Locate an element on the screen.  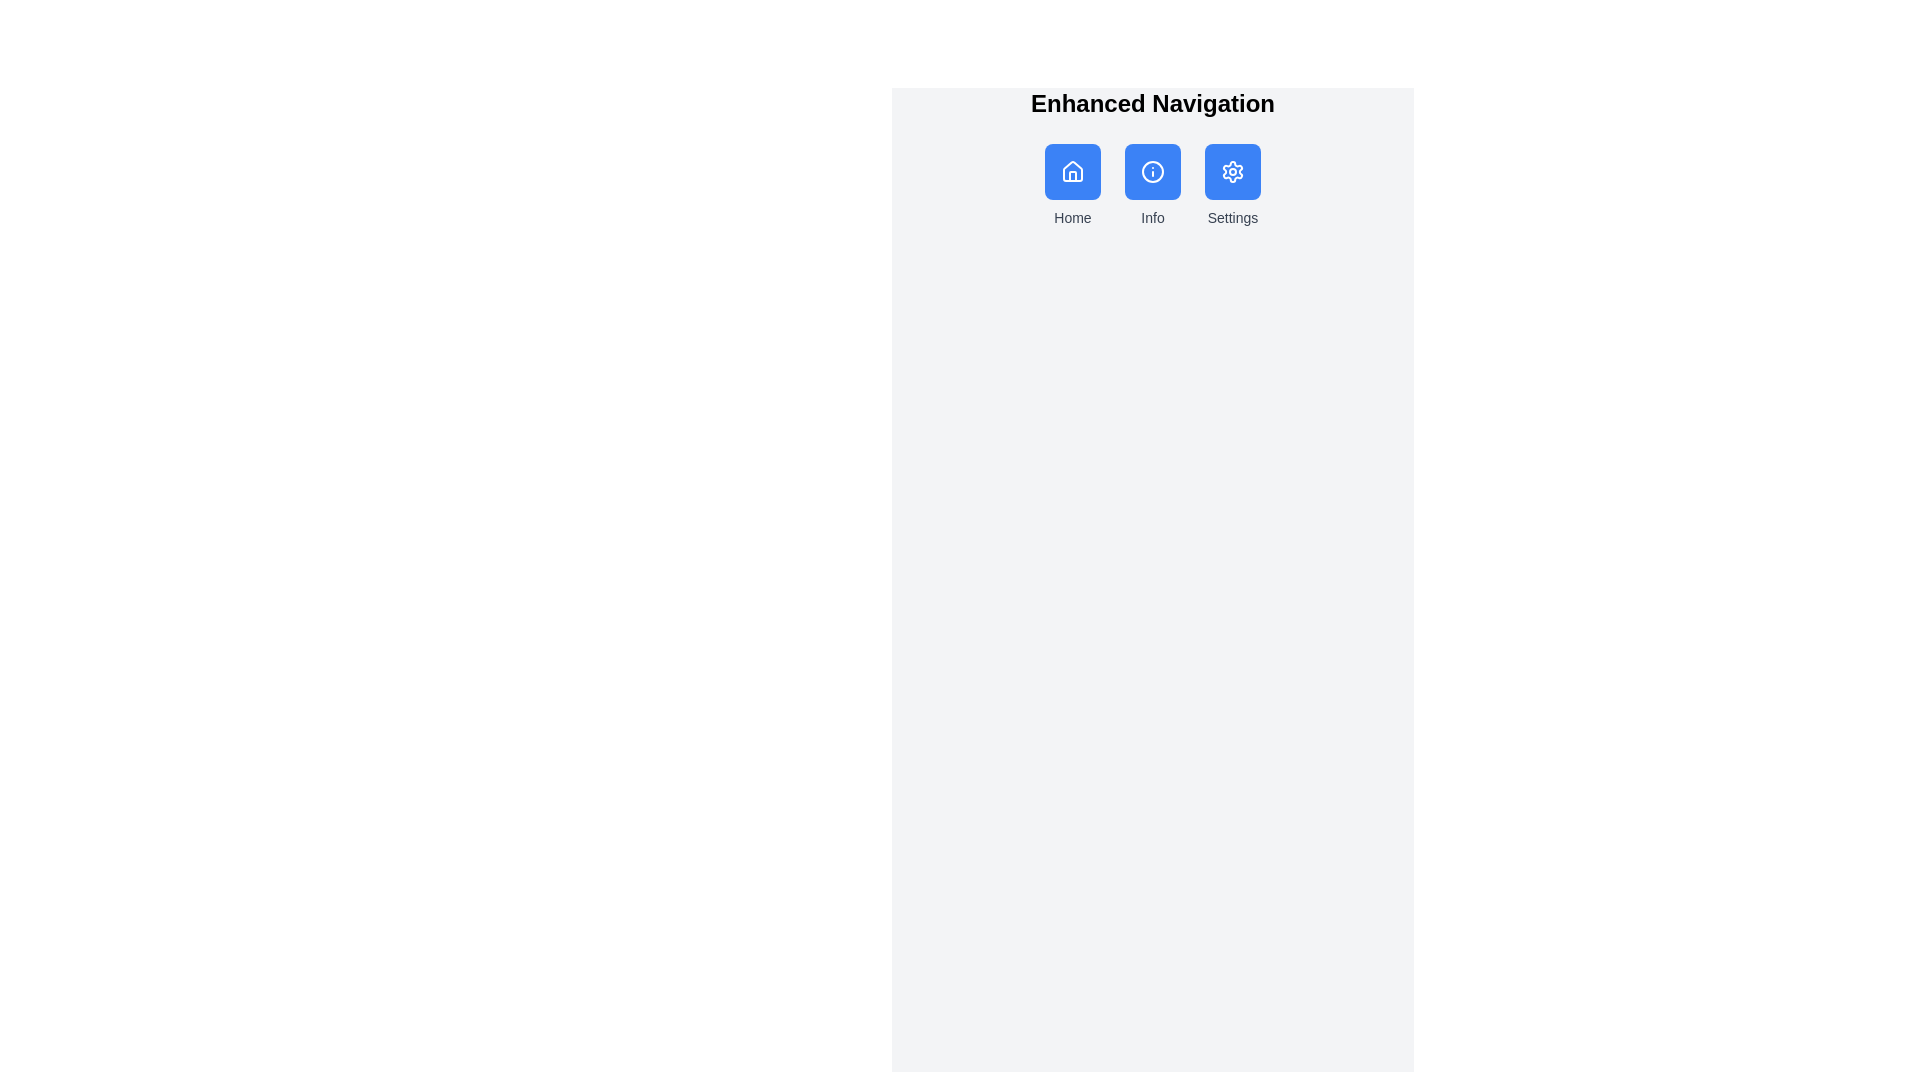
the blue 'Info' button with white text and an icon of an outlined circle with an 'i' in the center is located at coordinates (1152, 171).